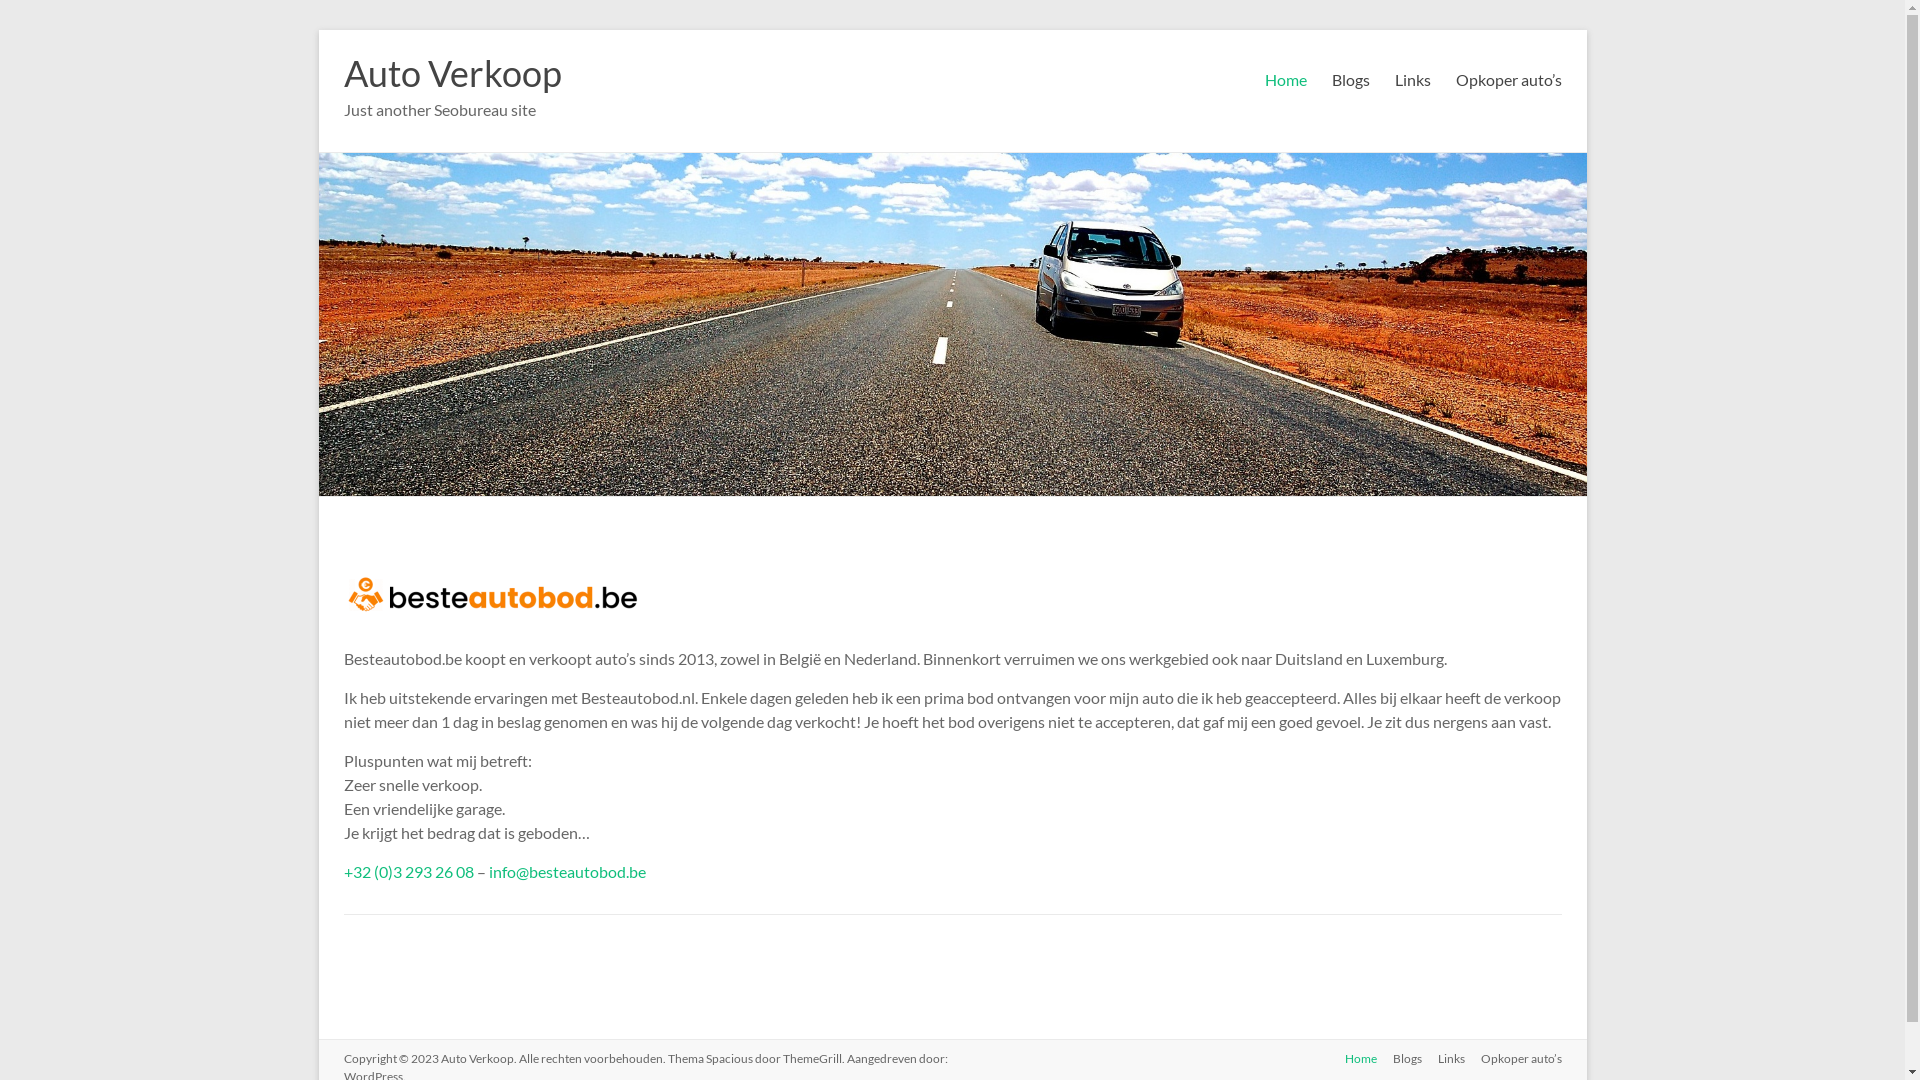 The image size is (1920, 1080). What do you see at coordinates (488, 870) in the screenshot?
I see `'info@besteautobod.be'` at bounding box center [488, 870].